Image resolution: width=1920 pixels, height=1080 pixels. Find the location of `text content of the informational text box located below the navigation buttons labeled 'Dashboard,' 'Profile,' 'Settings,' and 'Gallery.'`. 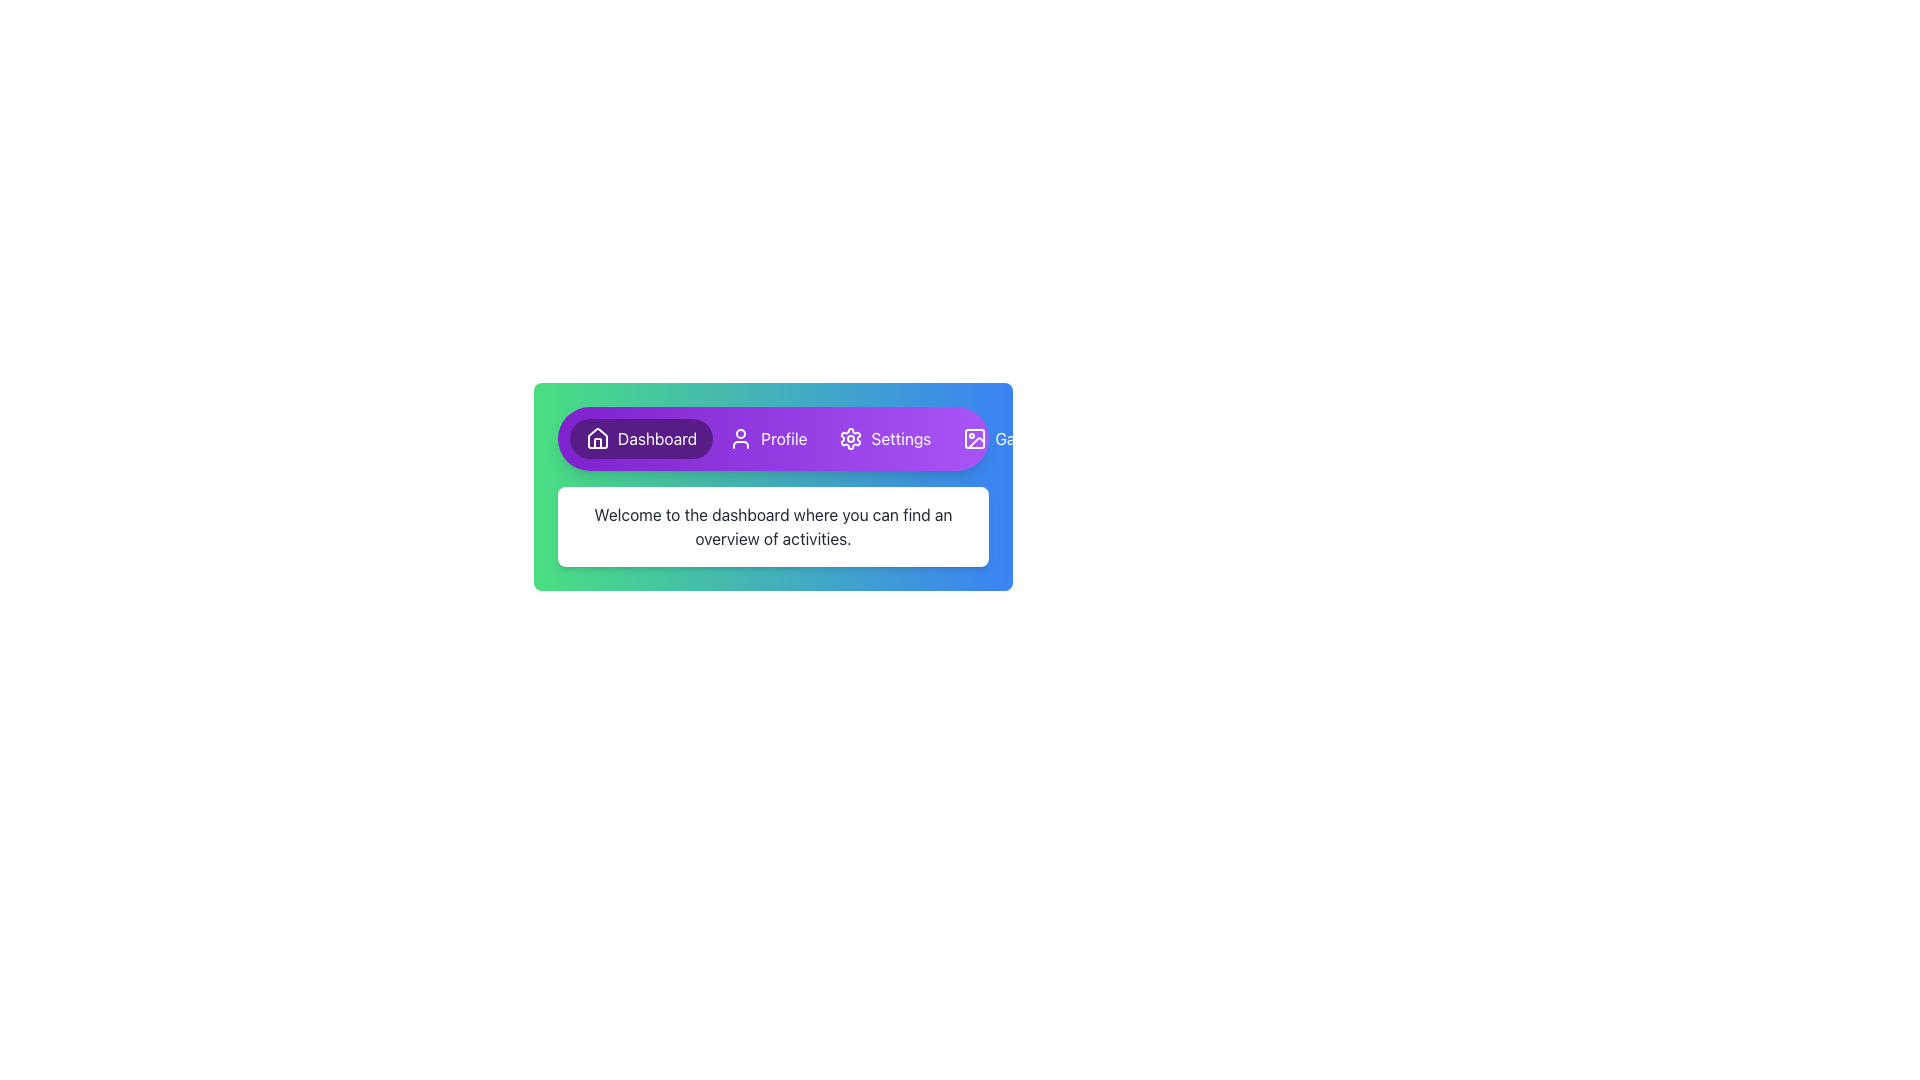

text content of the informational text box located below the navigation buttons labeled 'Dashboard,' 'Profile,' 'Settings,' and 'Gallery.' is located at coordinates (772, 526).